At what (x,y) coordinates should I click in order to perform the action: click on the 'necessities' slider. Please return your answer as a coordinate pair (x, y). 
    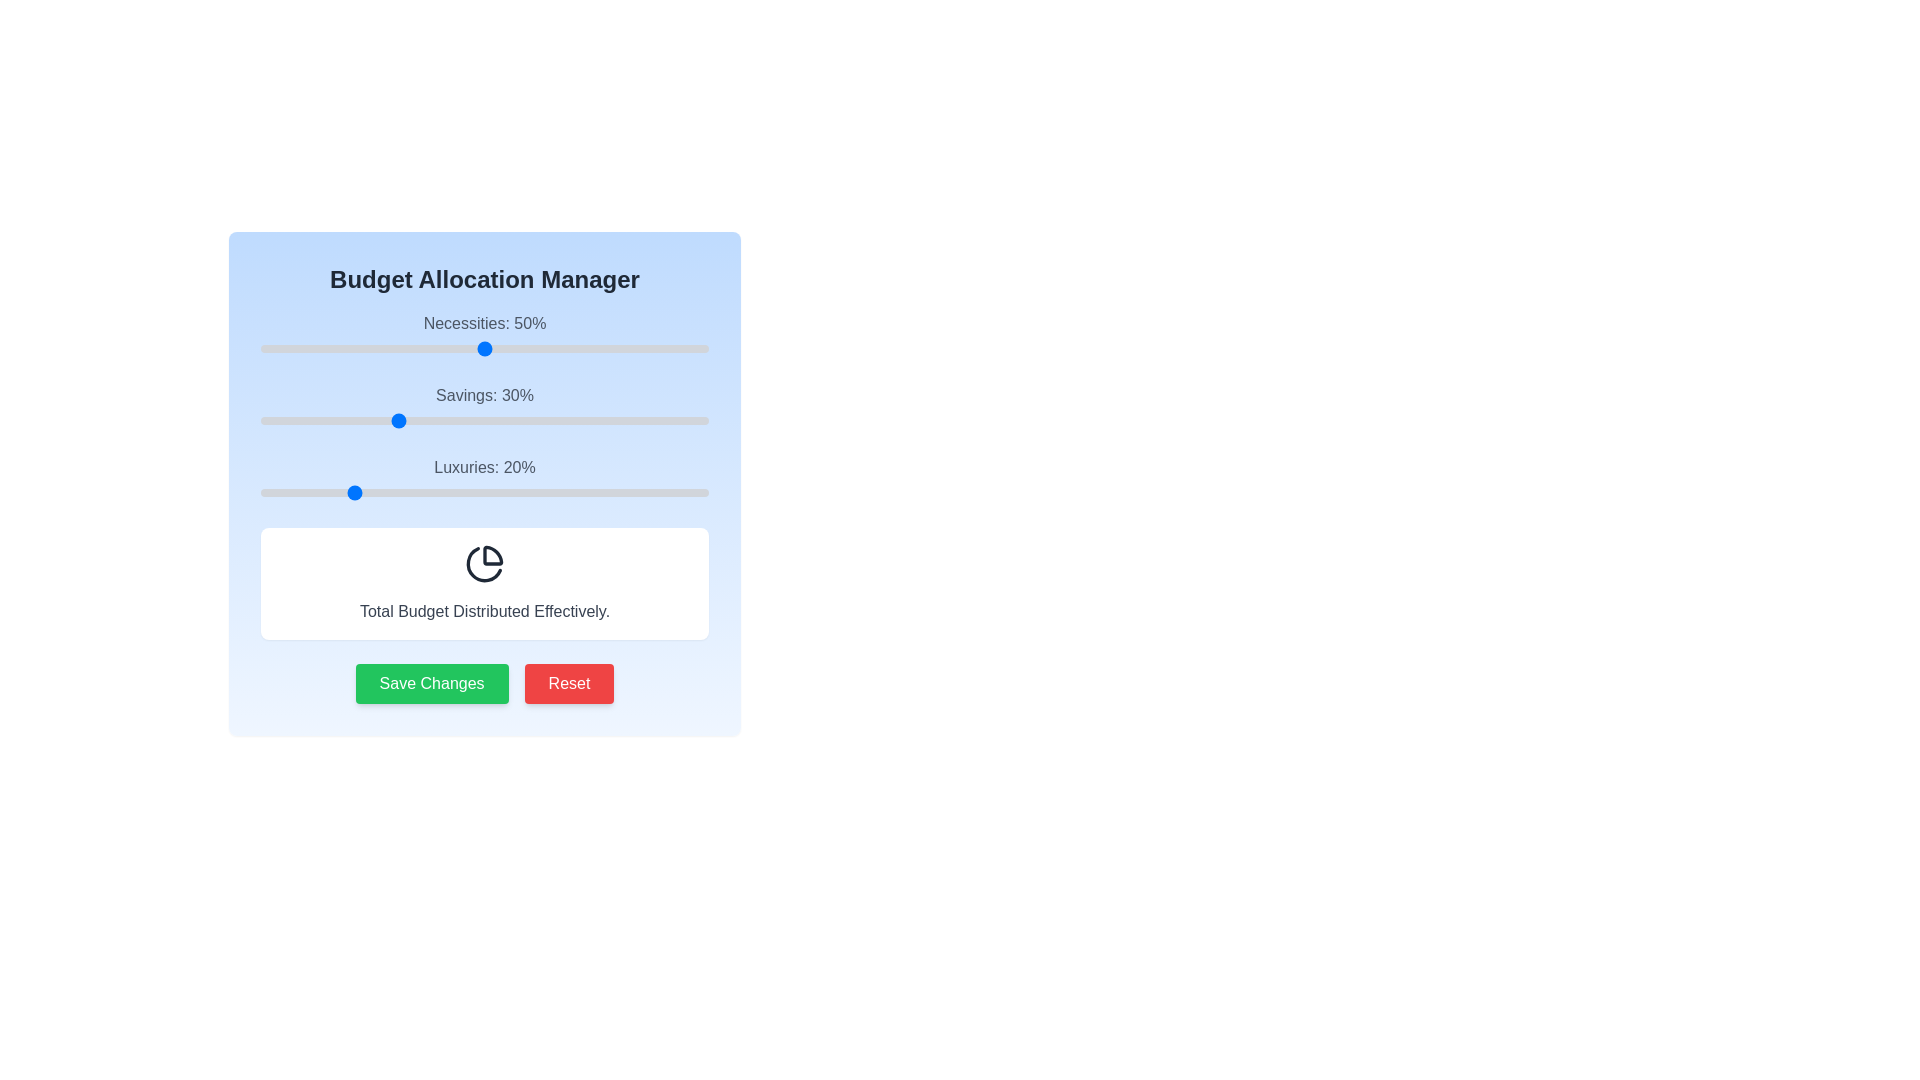
    Looking at the image, I should click on (350, 347).